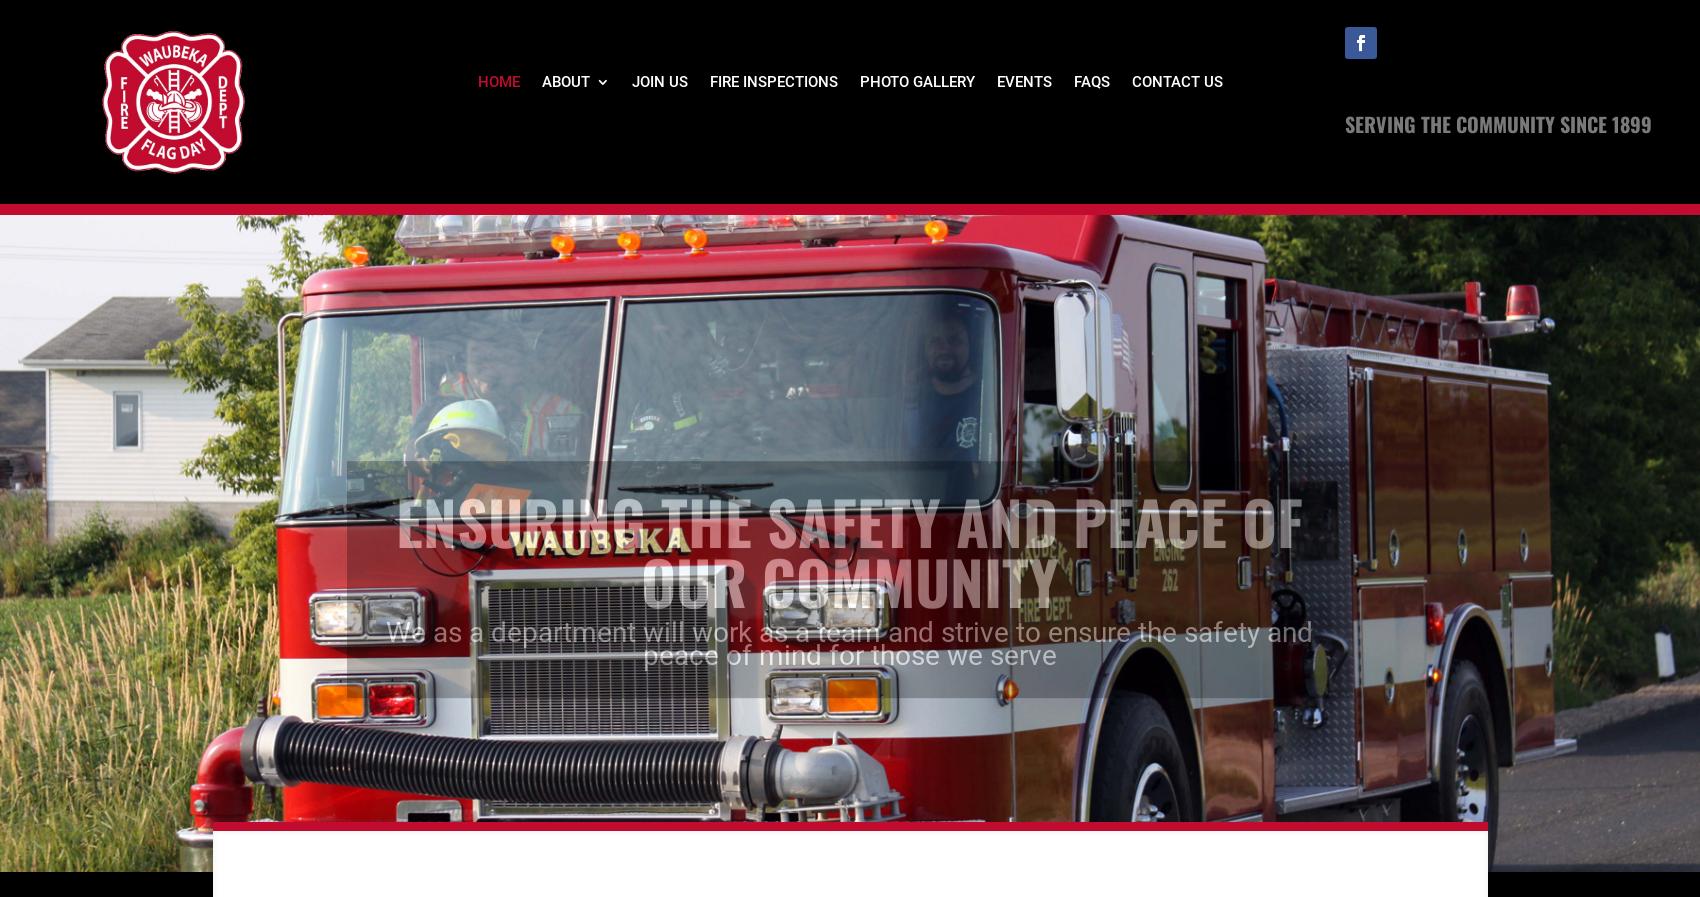 Image resolution: width=1700 pixels, height=897 pixels. What do you see at coordinates (564, 80) in the screenshot?
I see `'About'` at bounding box center [564, 80].